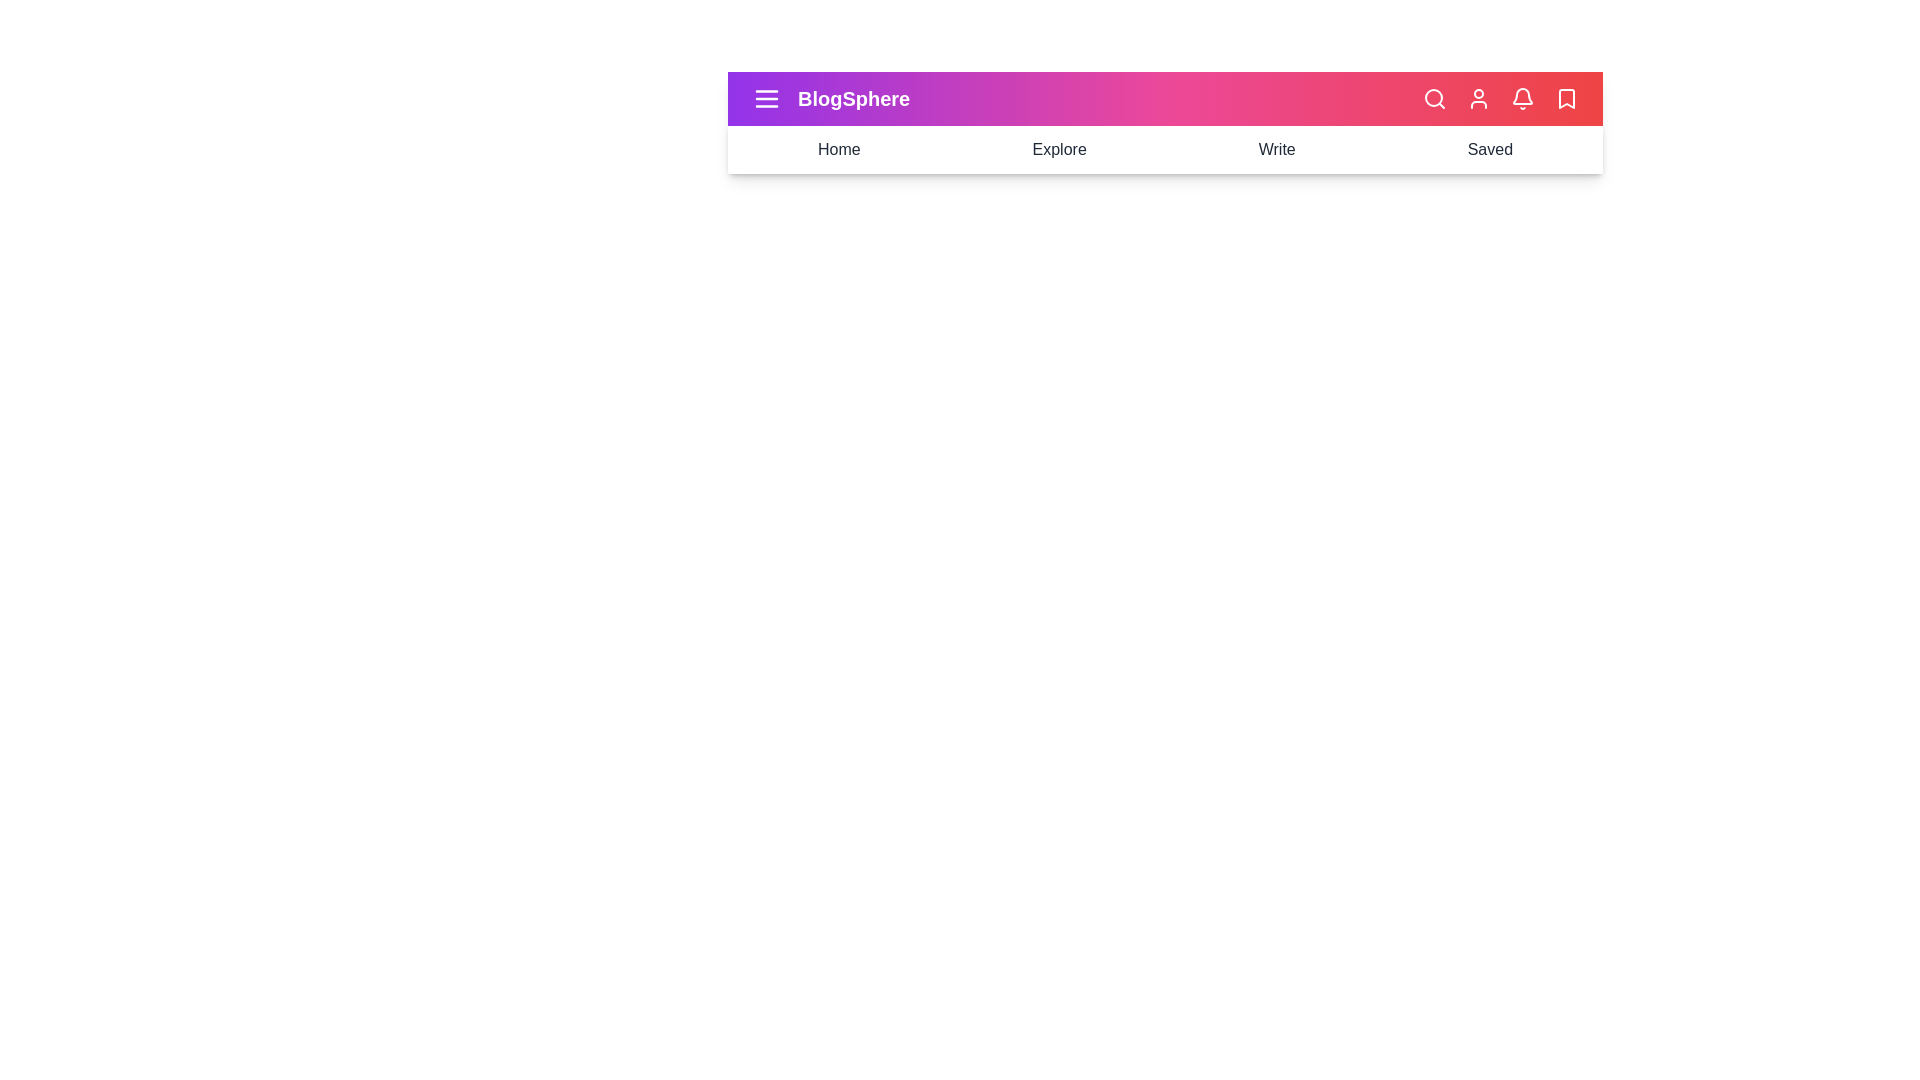 The height and width of the screenshot is (1080, 1920). I want to click on the element Write to preview its effect, so click(1275, 149).